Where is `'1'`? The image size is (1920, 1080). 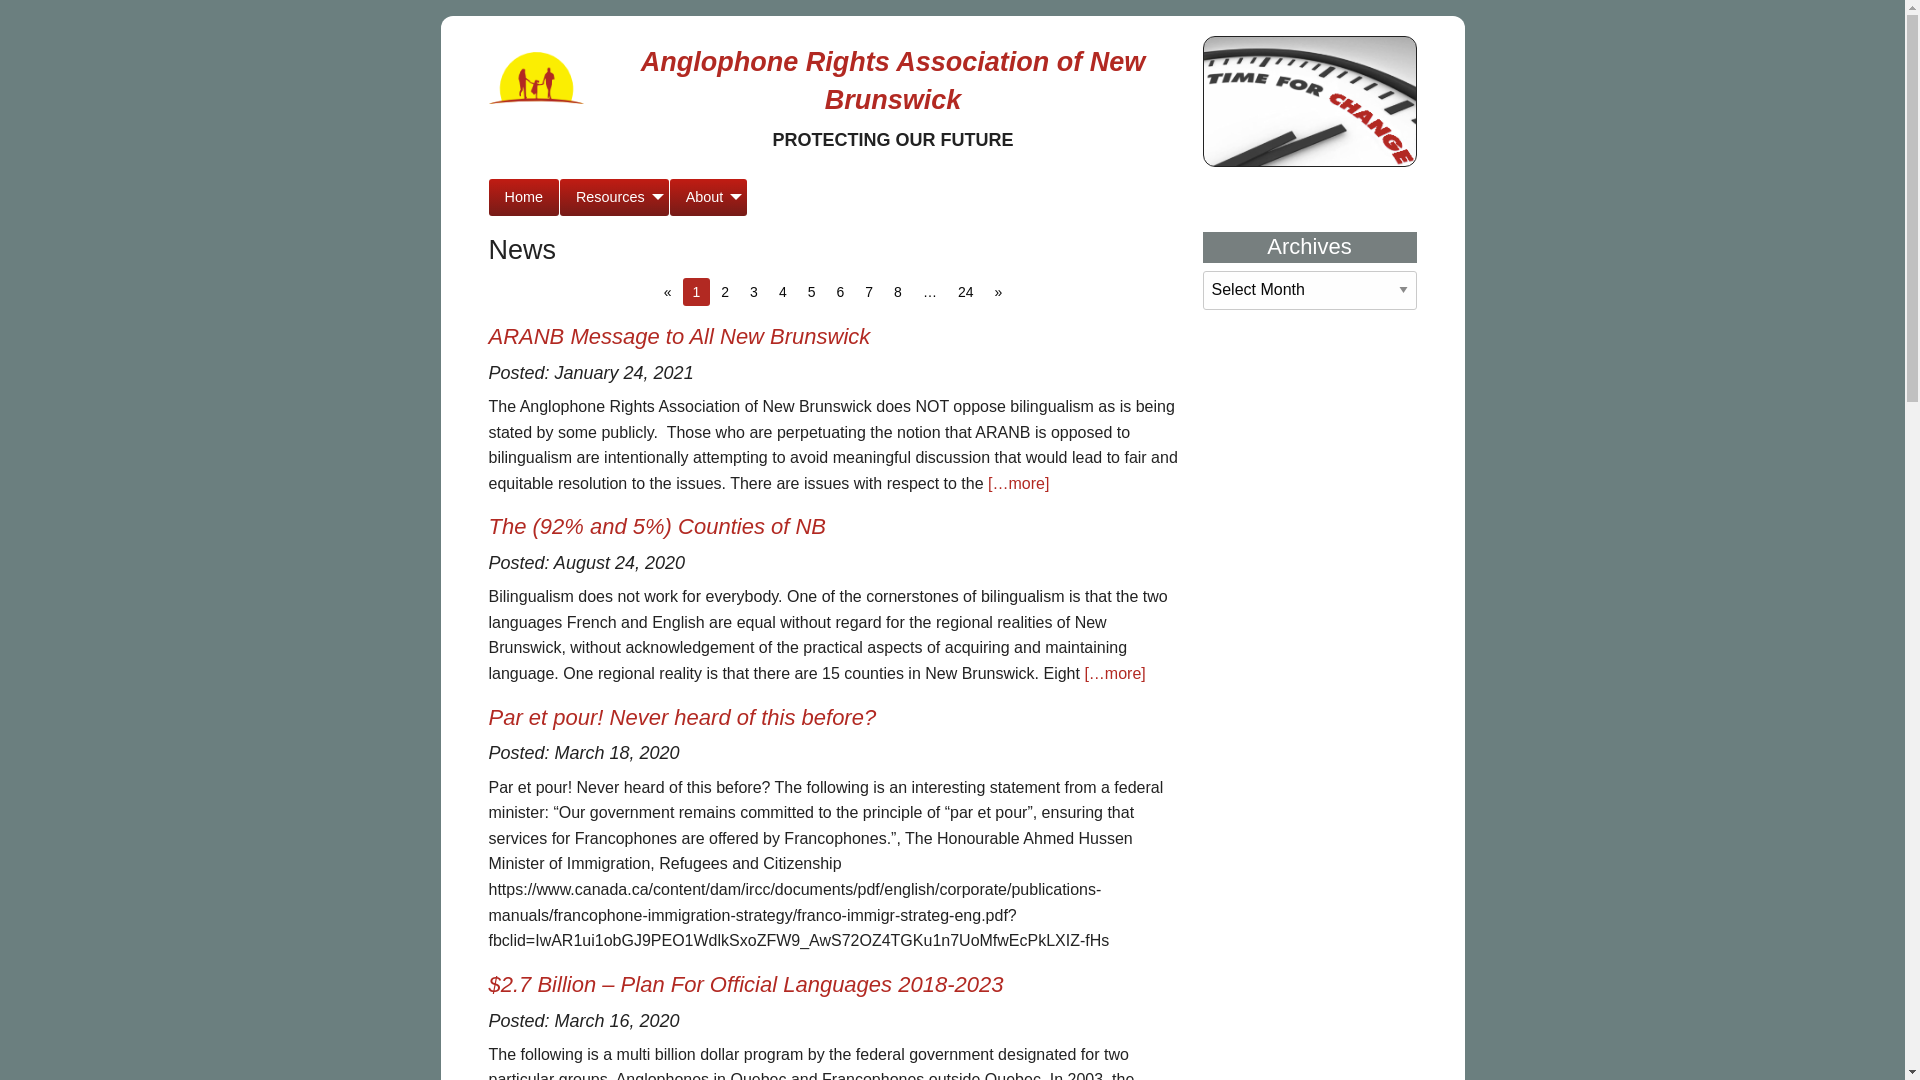
'1' is located at coordinates (682, 292).